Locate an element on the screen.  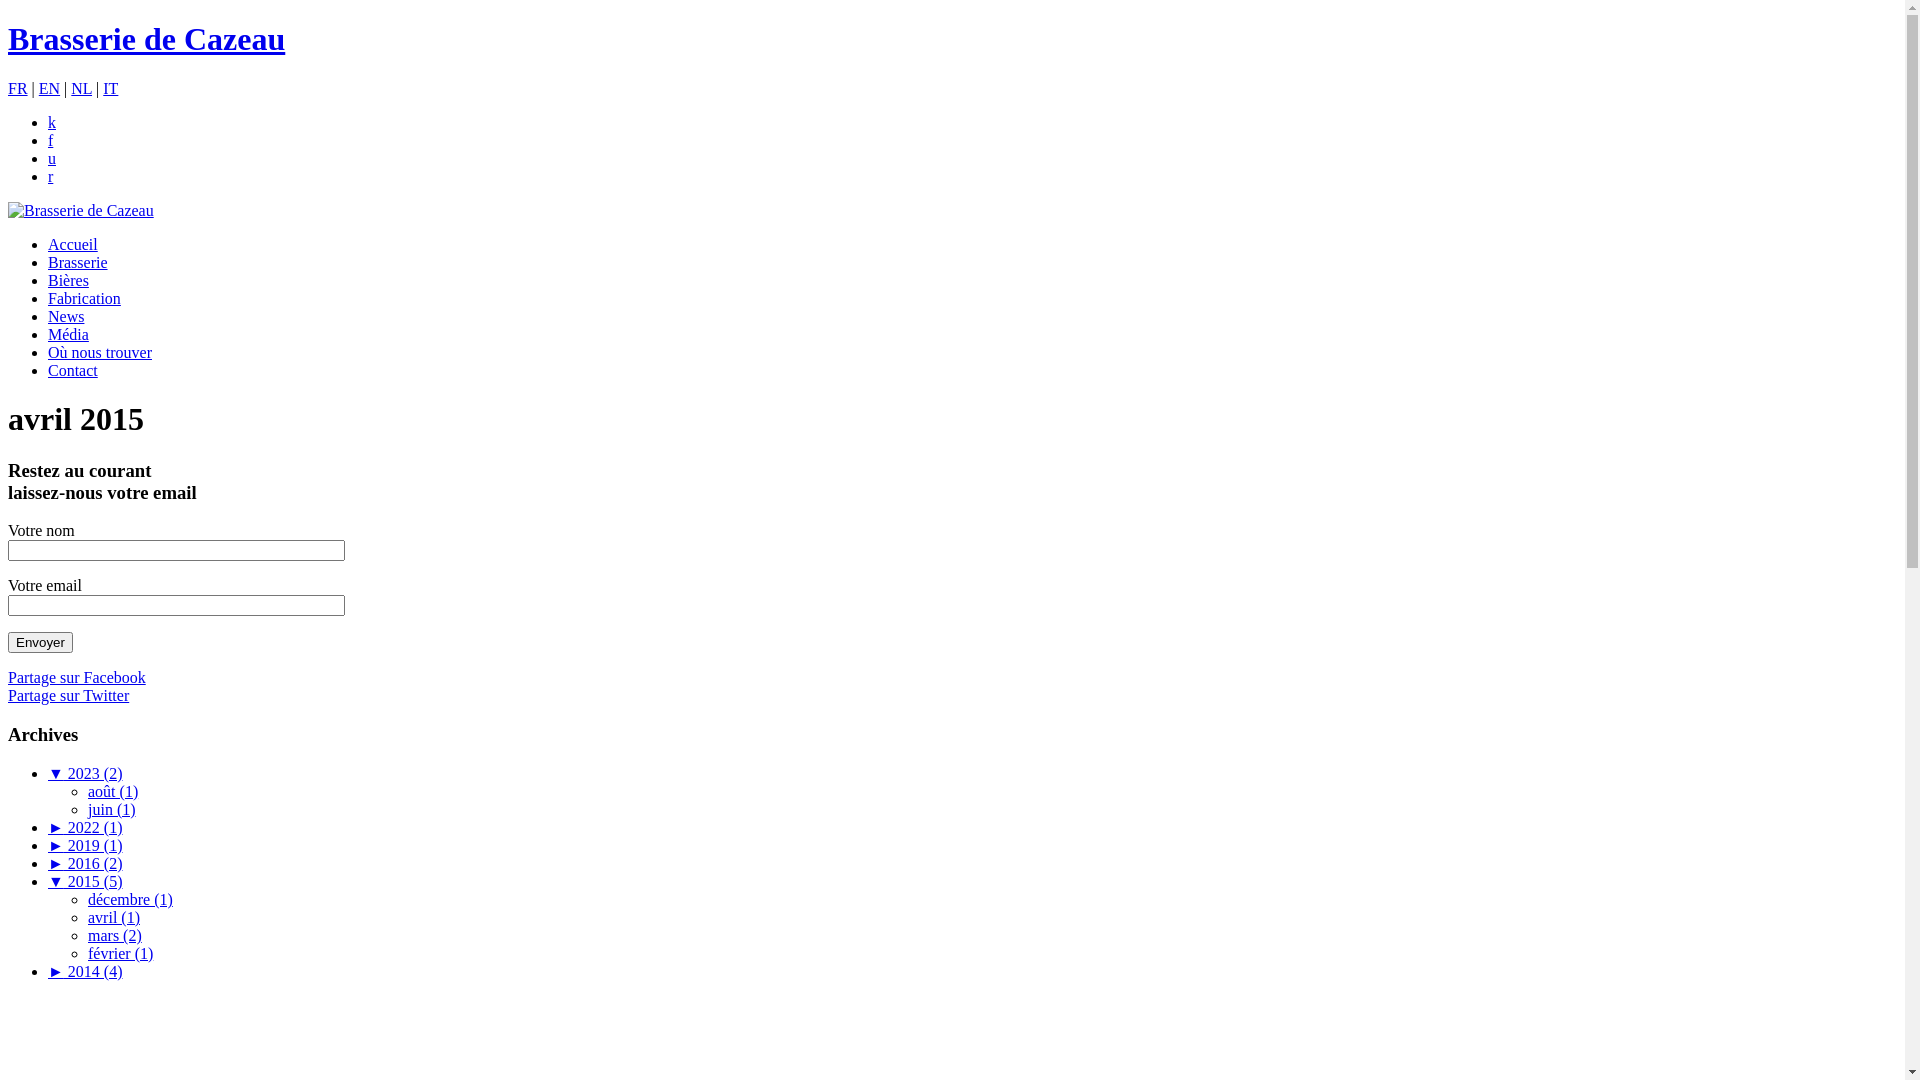
'Contact' is located at coordinates (72, 370).